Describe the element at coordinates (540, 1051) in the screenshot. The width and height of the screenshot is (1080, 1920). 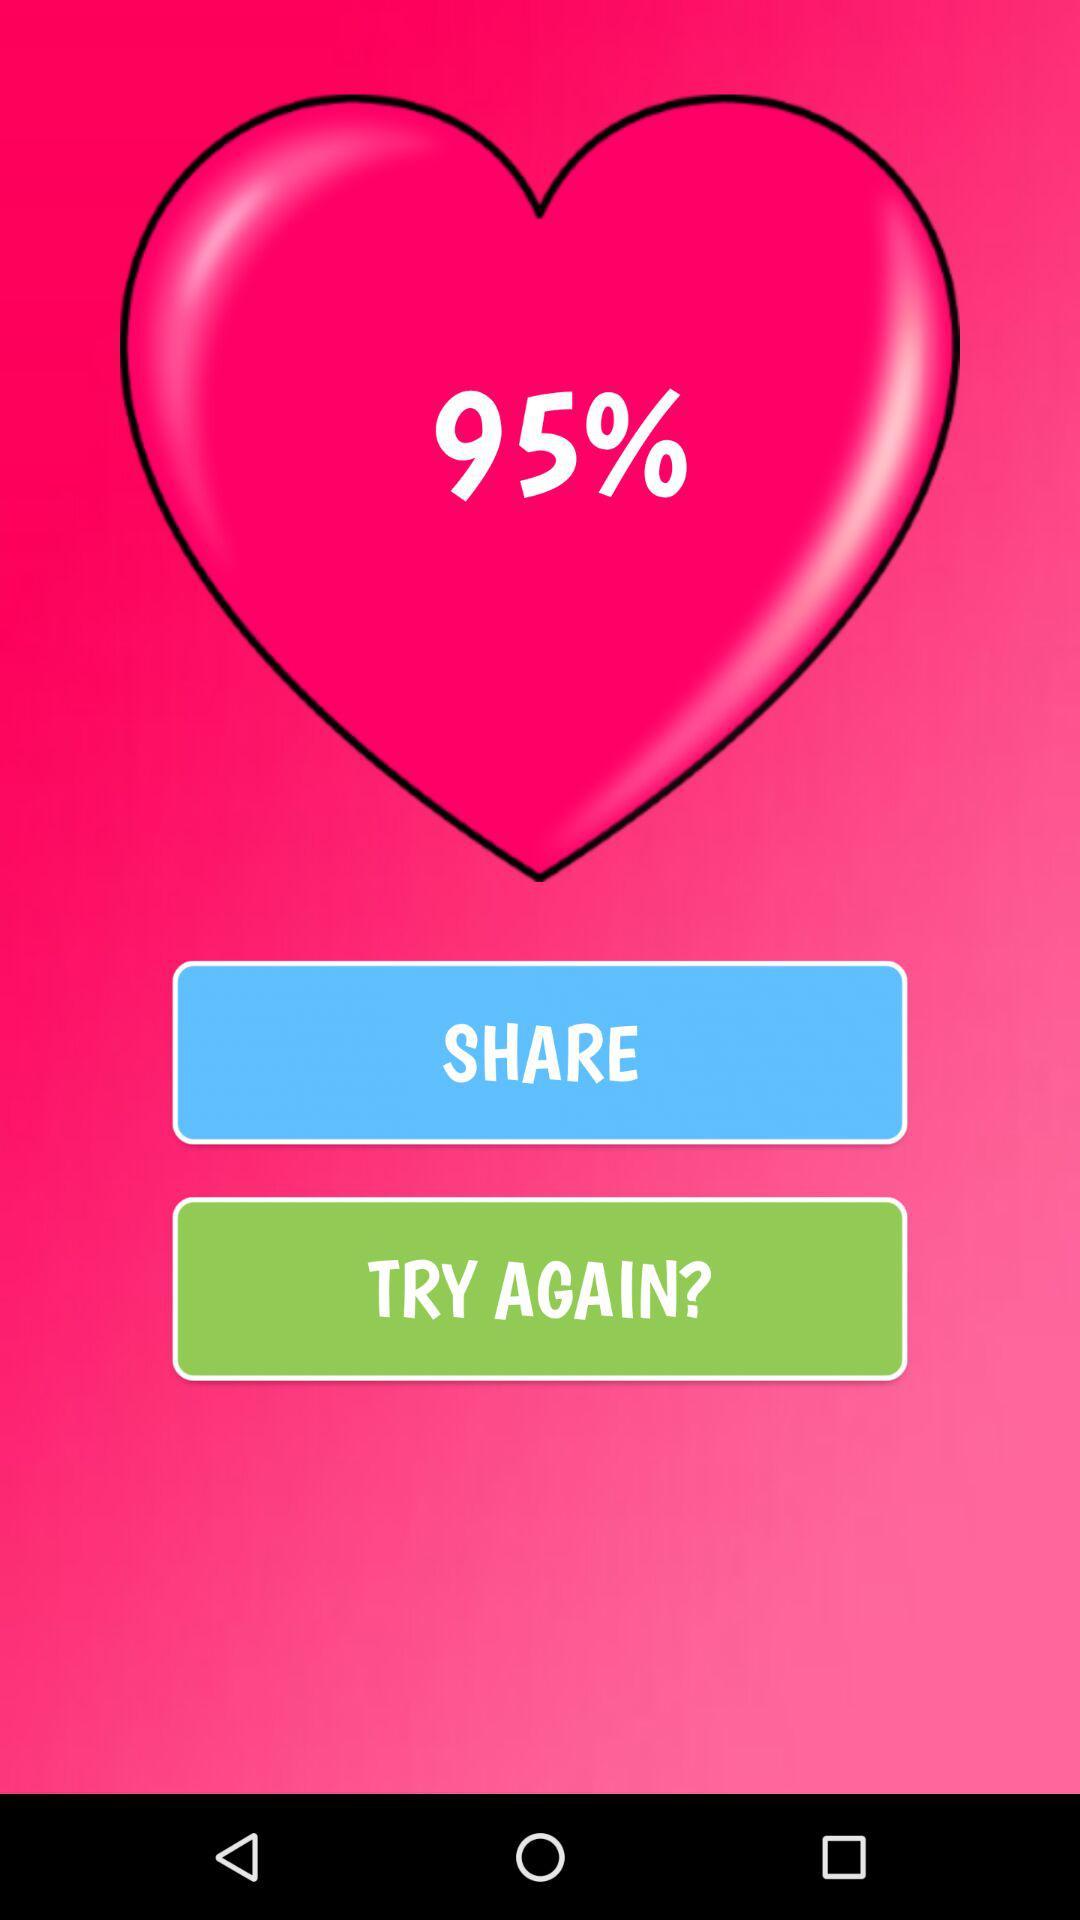
I see `share item` at that location.